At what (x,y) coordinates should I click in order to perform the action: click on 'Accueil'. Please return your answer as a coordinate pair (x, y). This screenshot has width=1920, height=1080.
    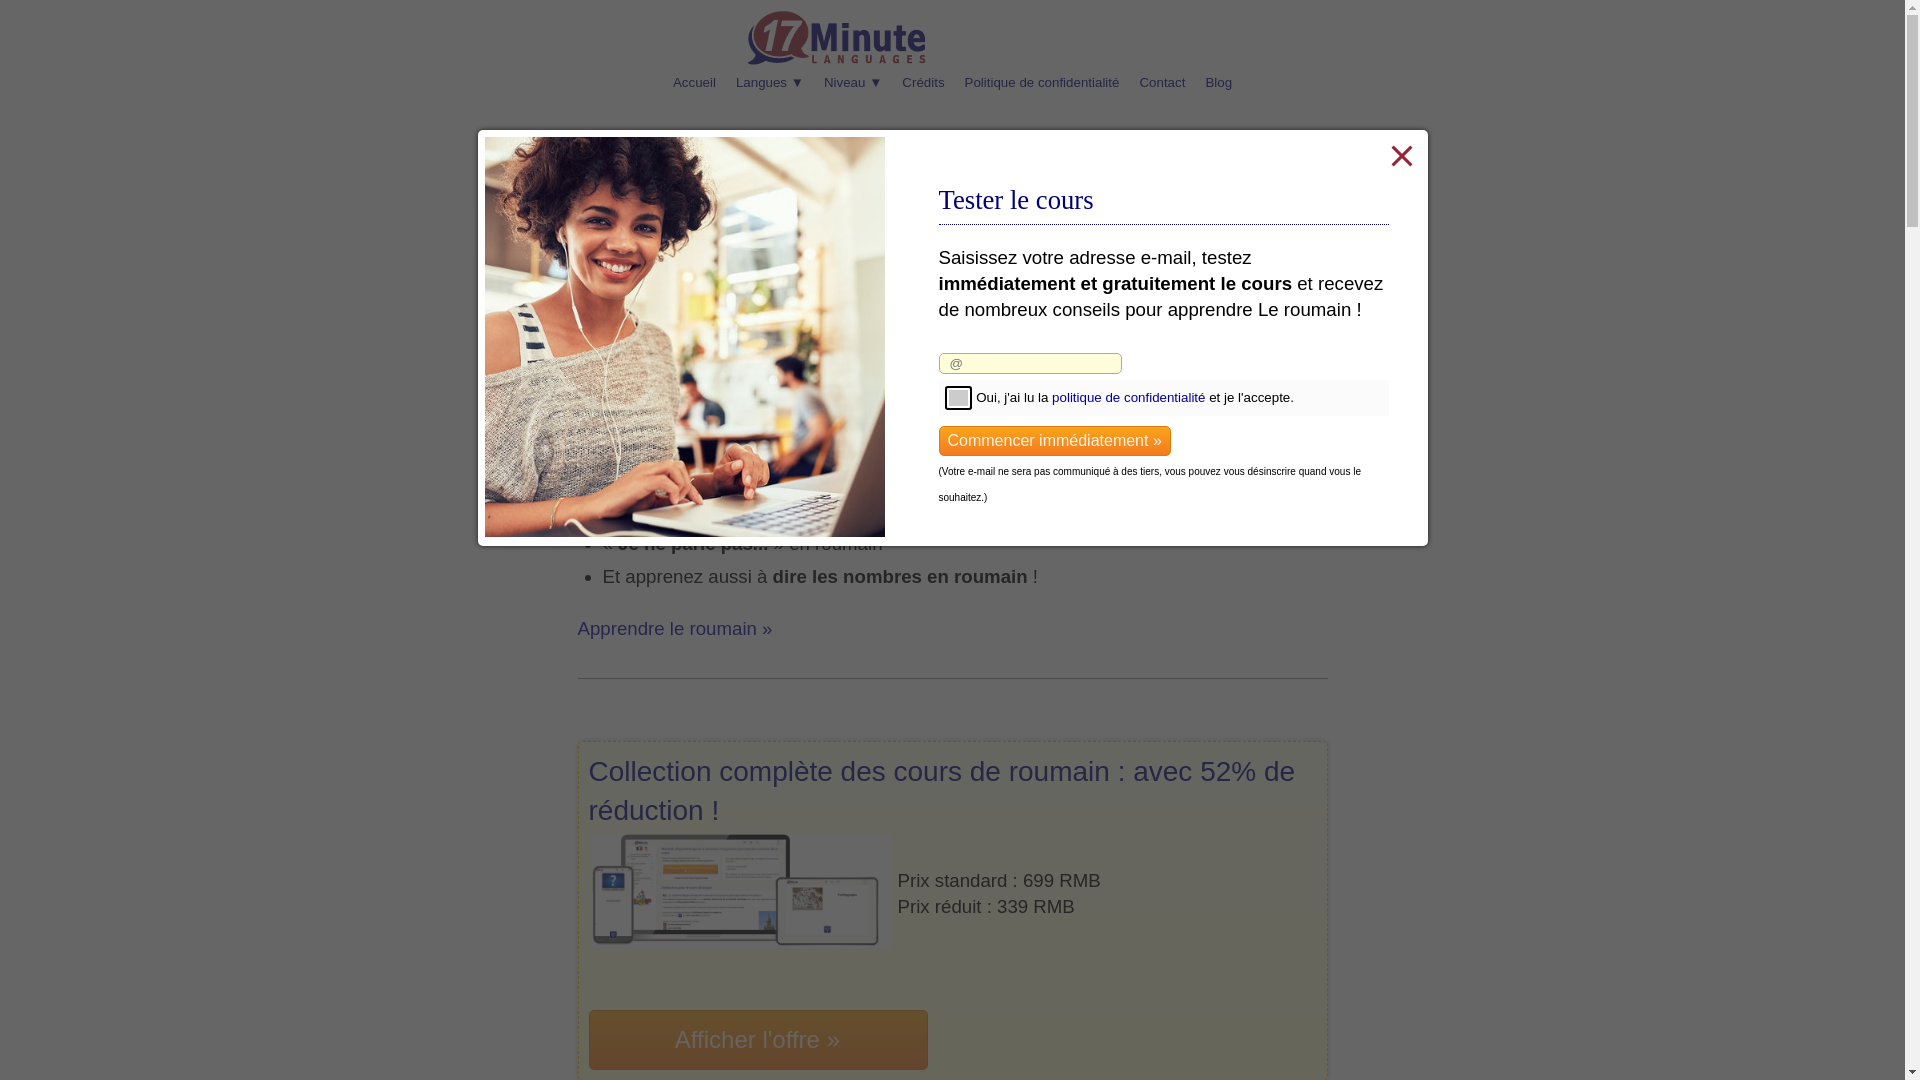
    Looking at the image, I should click on (694, 82).